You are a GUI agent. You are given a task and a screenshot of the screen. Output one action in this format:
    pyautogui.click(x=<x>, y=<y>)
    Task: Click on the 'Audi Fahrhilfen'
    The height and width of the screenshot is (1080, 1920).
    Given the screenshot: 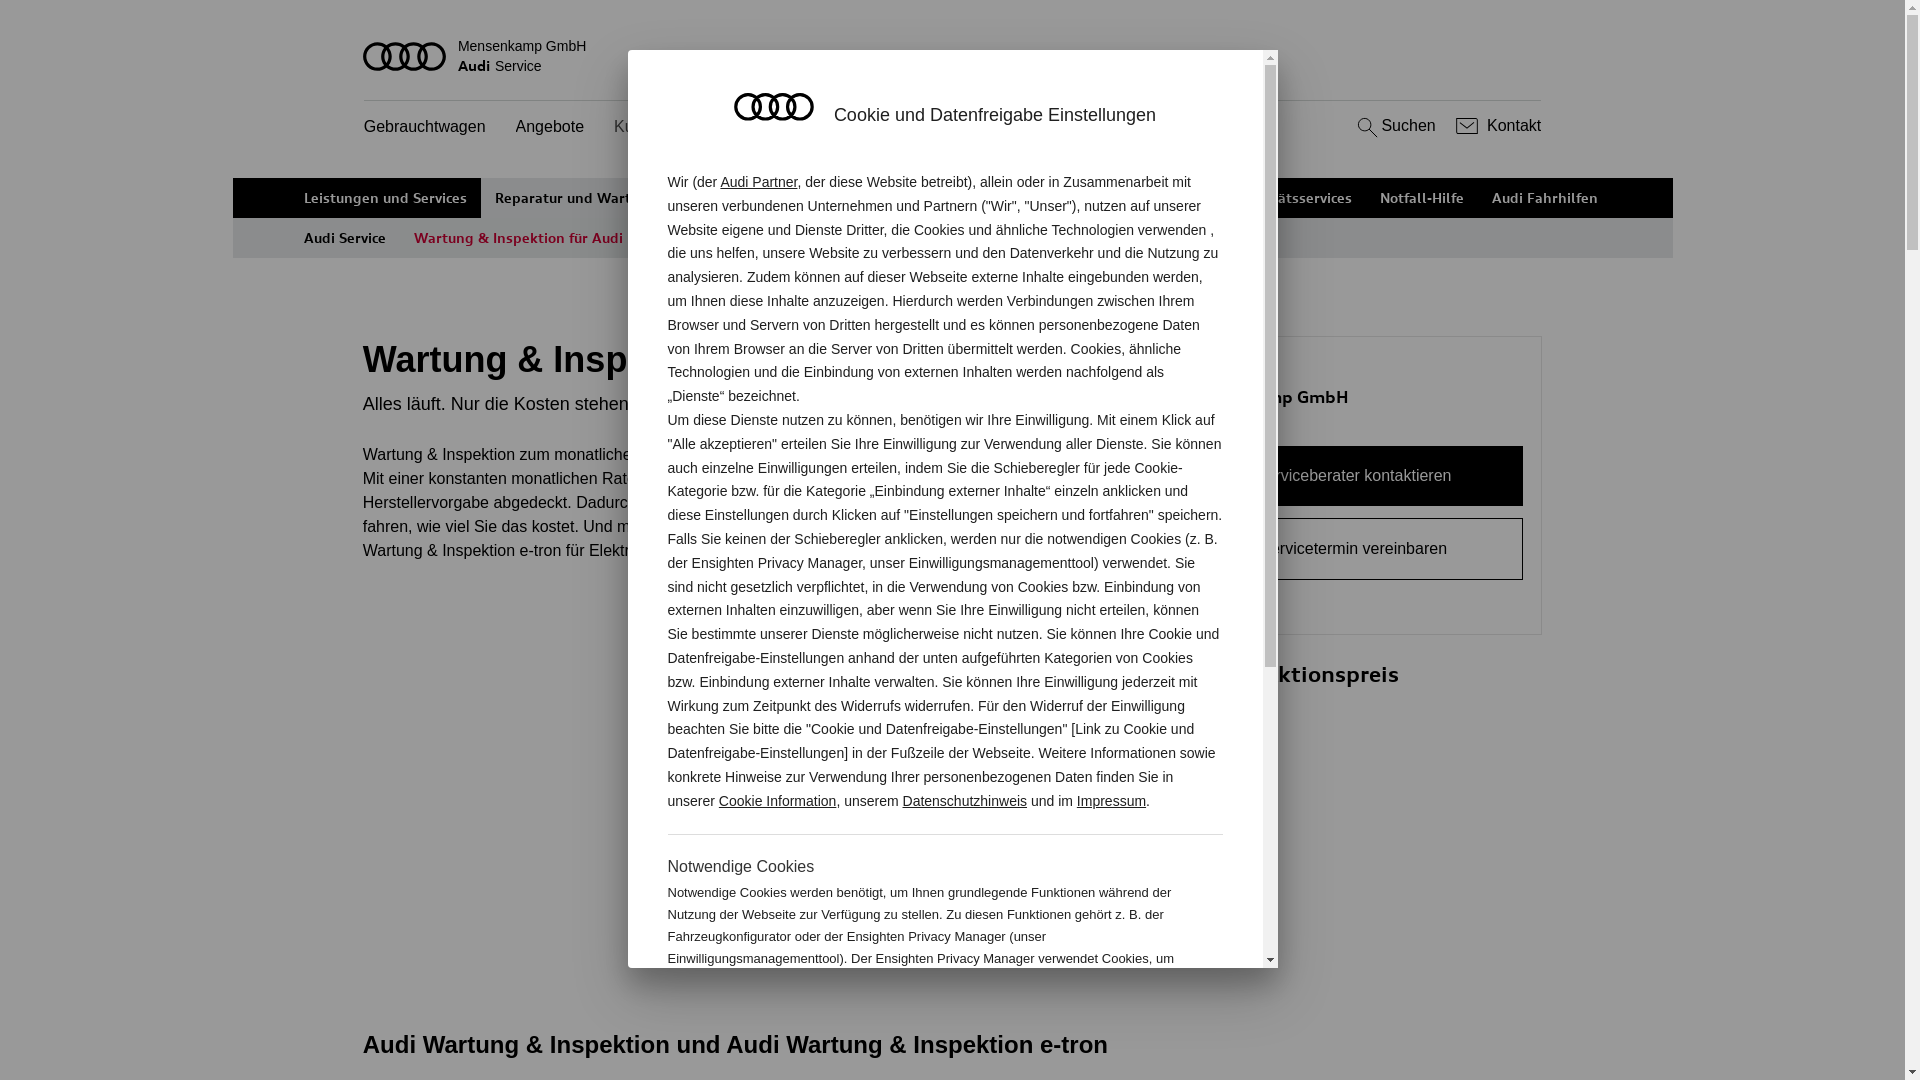 What is the action you would take?
    pyautogui.click(x=1544, y=197)
    